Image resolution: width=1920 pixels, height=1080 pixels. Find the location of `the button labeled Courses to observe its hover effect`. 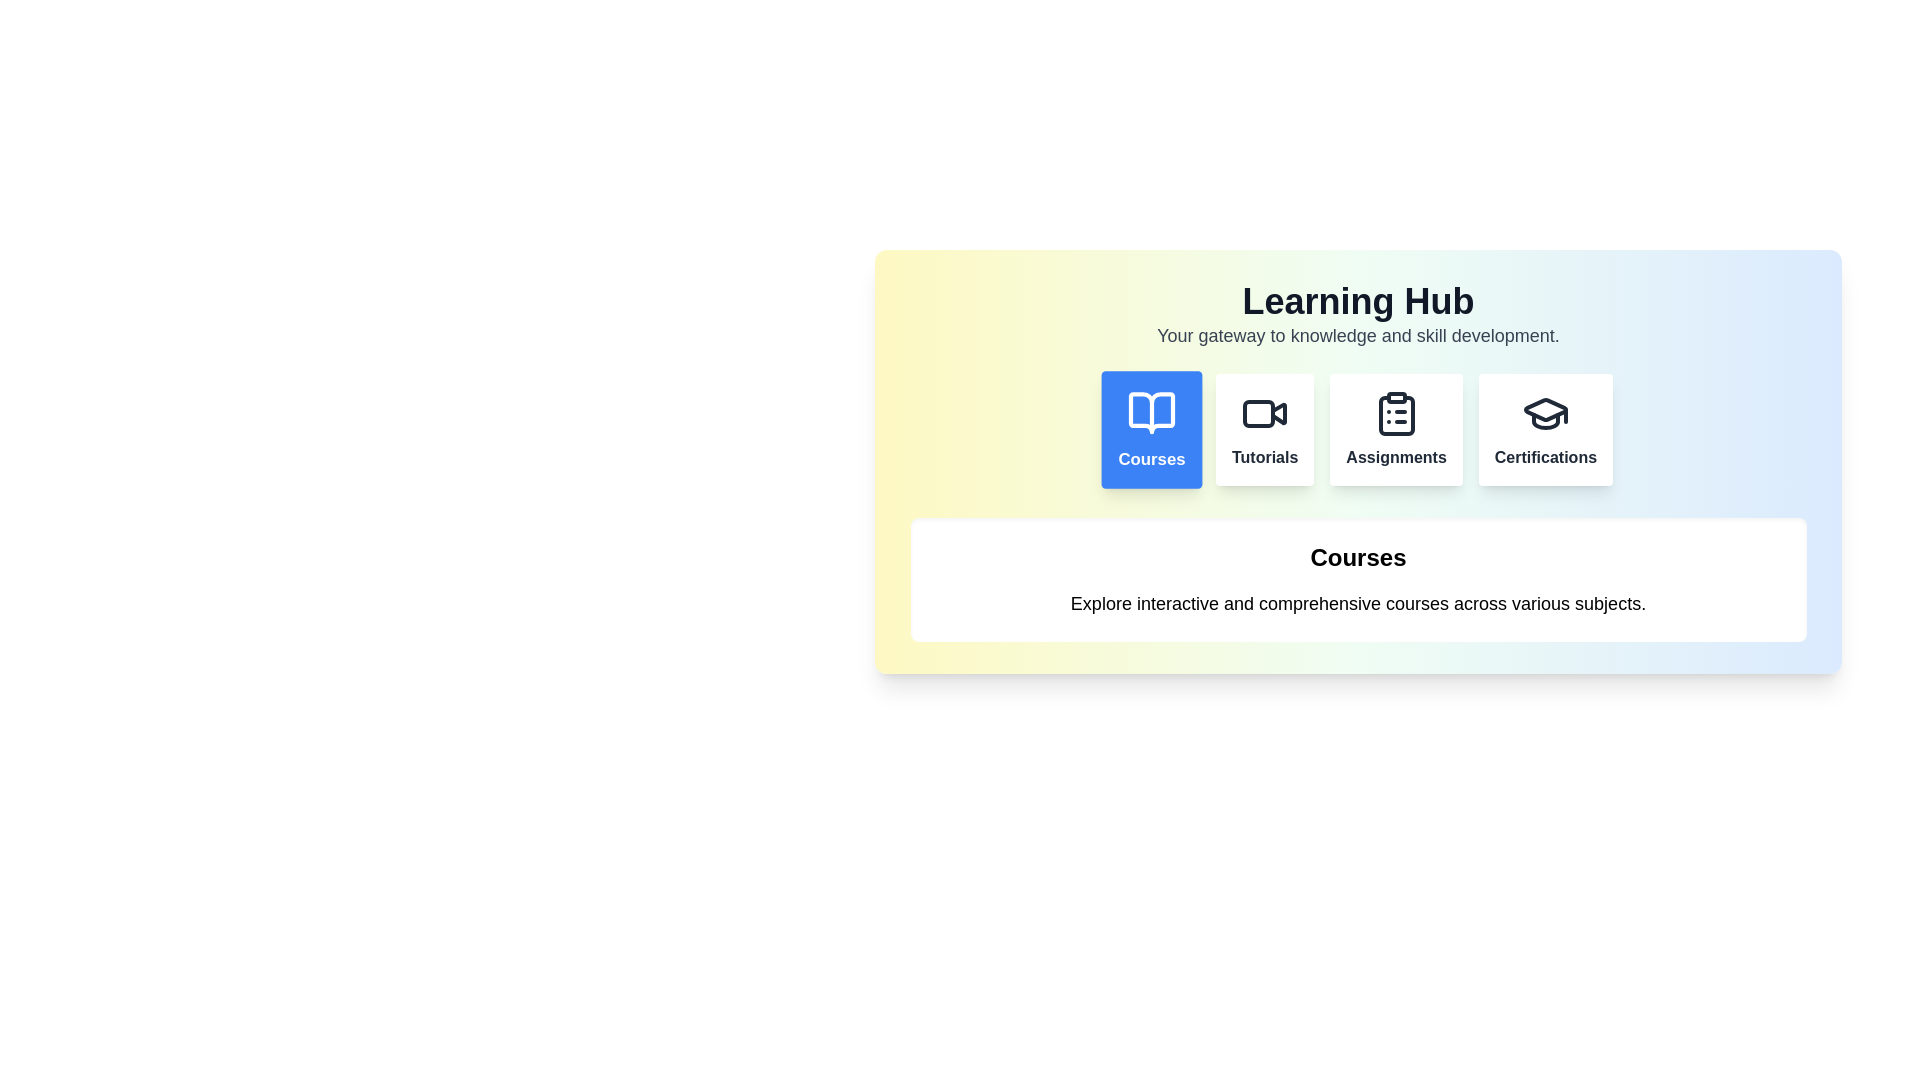

the button labeled Courses to observe its hover effect is located at coordinates (1152, 428).